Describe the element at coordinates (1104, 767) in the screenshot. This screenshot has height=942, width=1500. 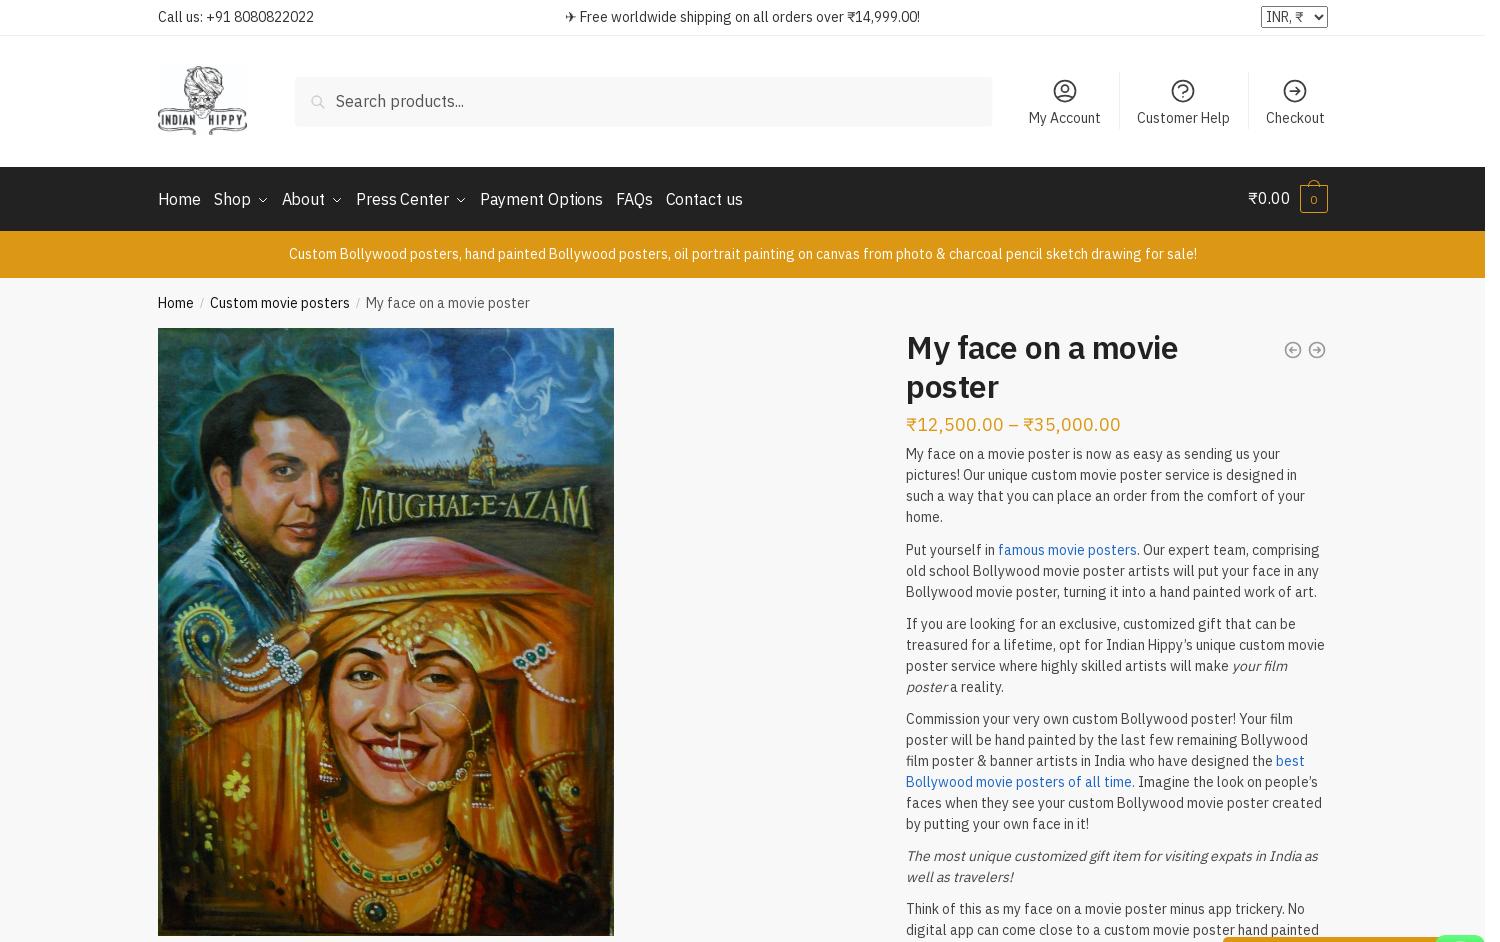
I see `'best Bollywood movie posters of all time.'` at that location.